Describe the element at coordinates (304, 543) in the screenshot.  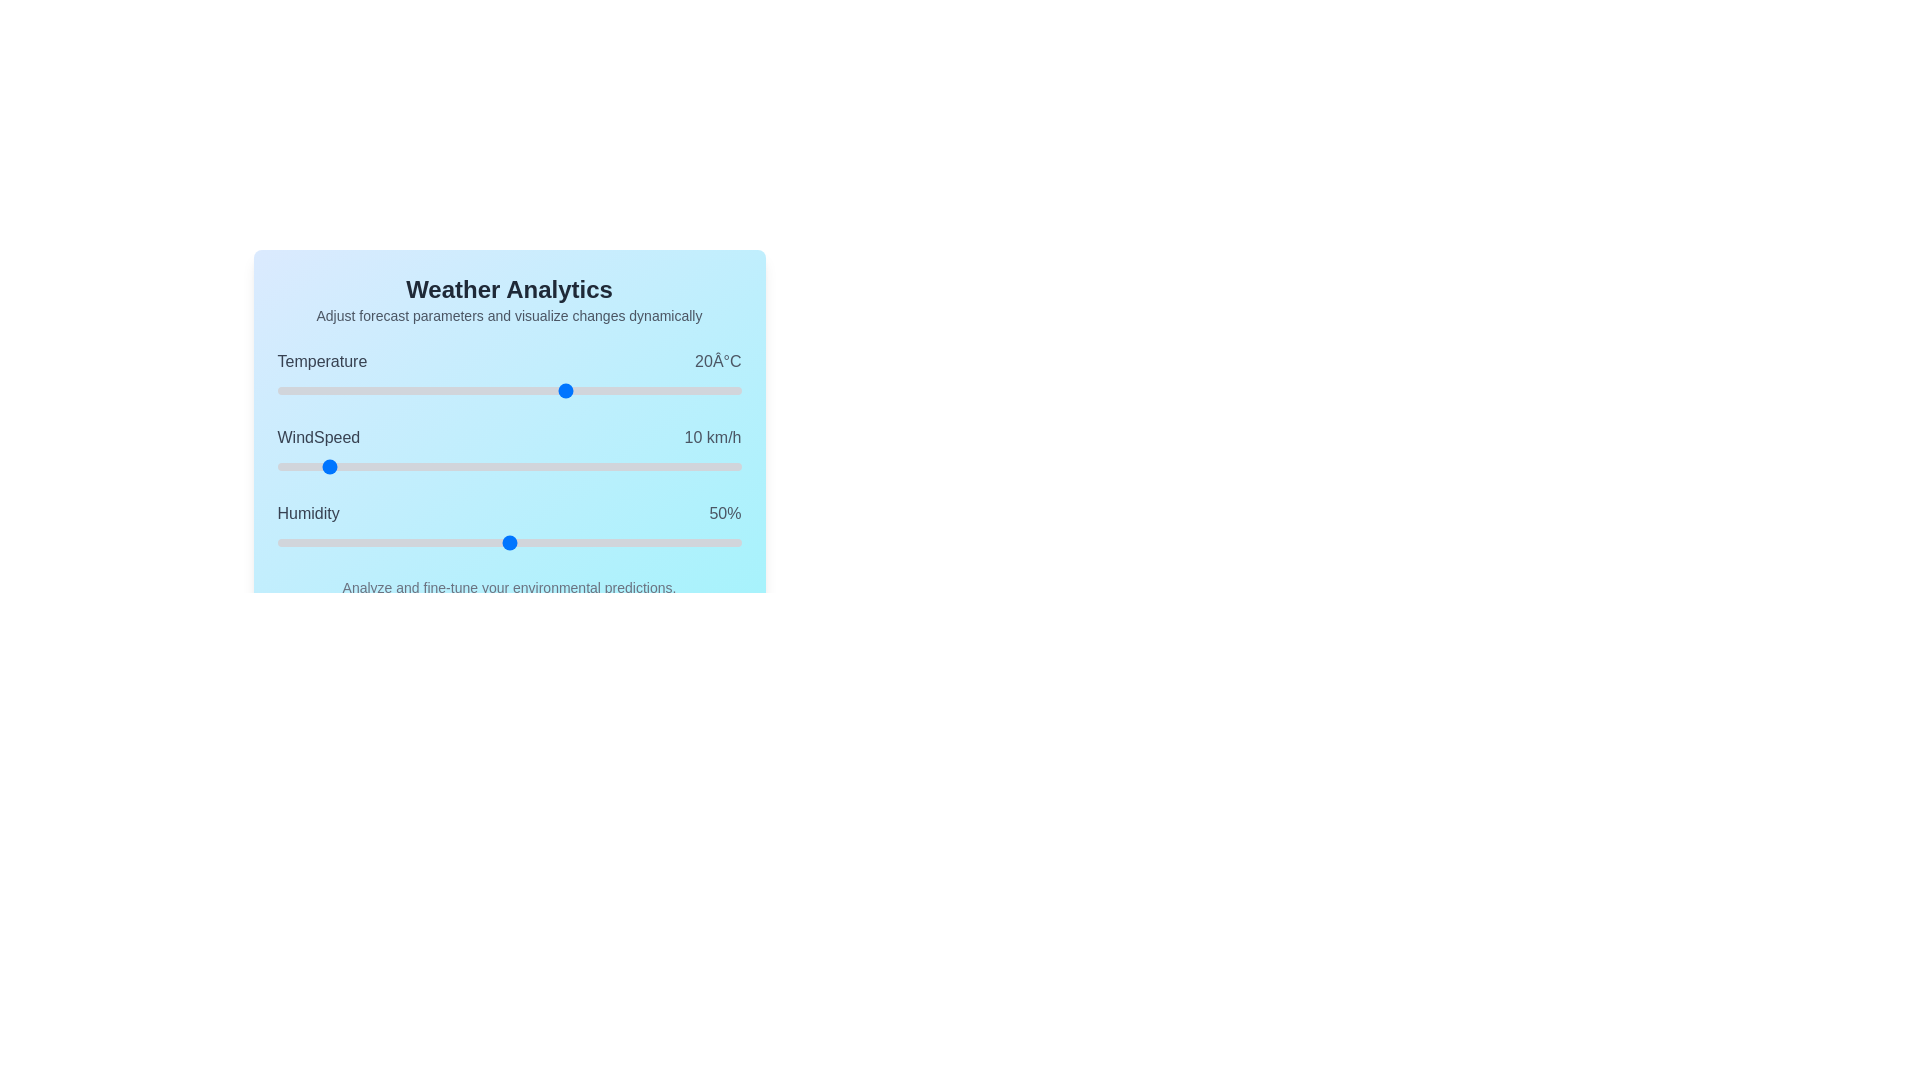
I see `the Humidity slider to set its value to 6` at that location.